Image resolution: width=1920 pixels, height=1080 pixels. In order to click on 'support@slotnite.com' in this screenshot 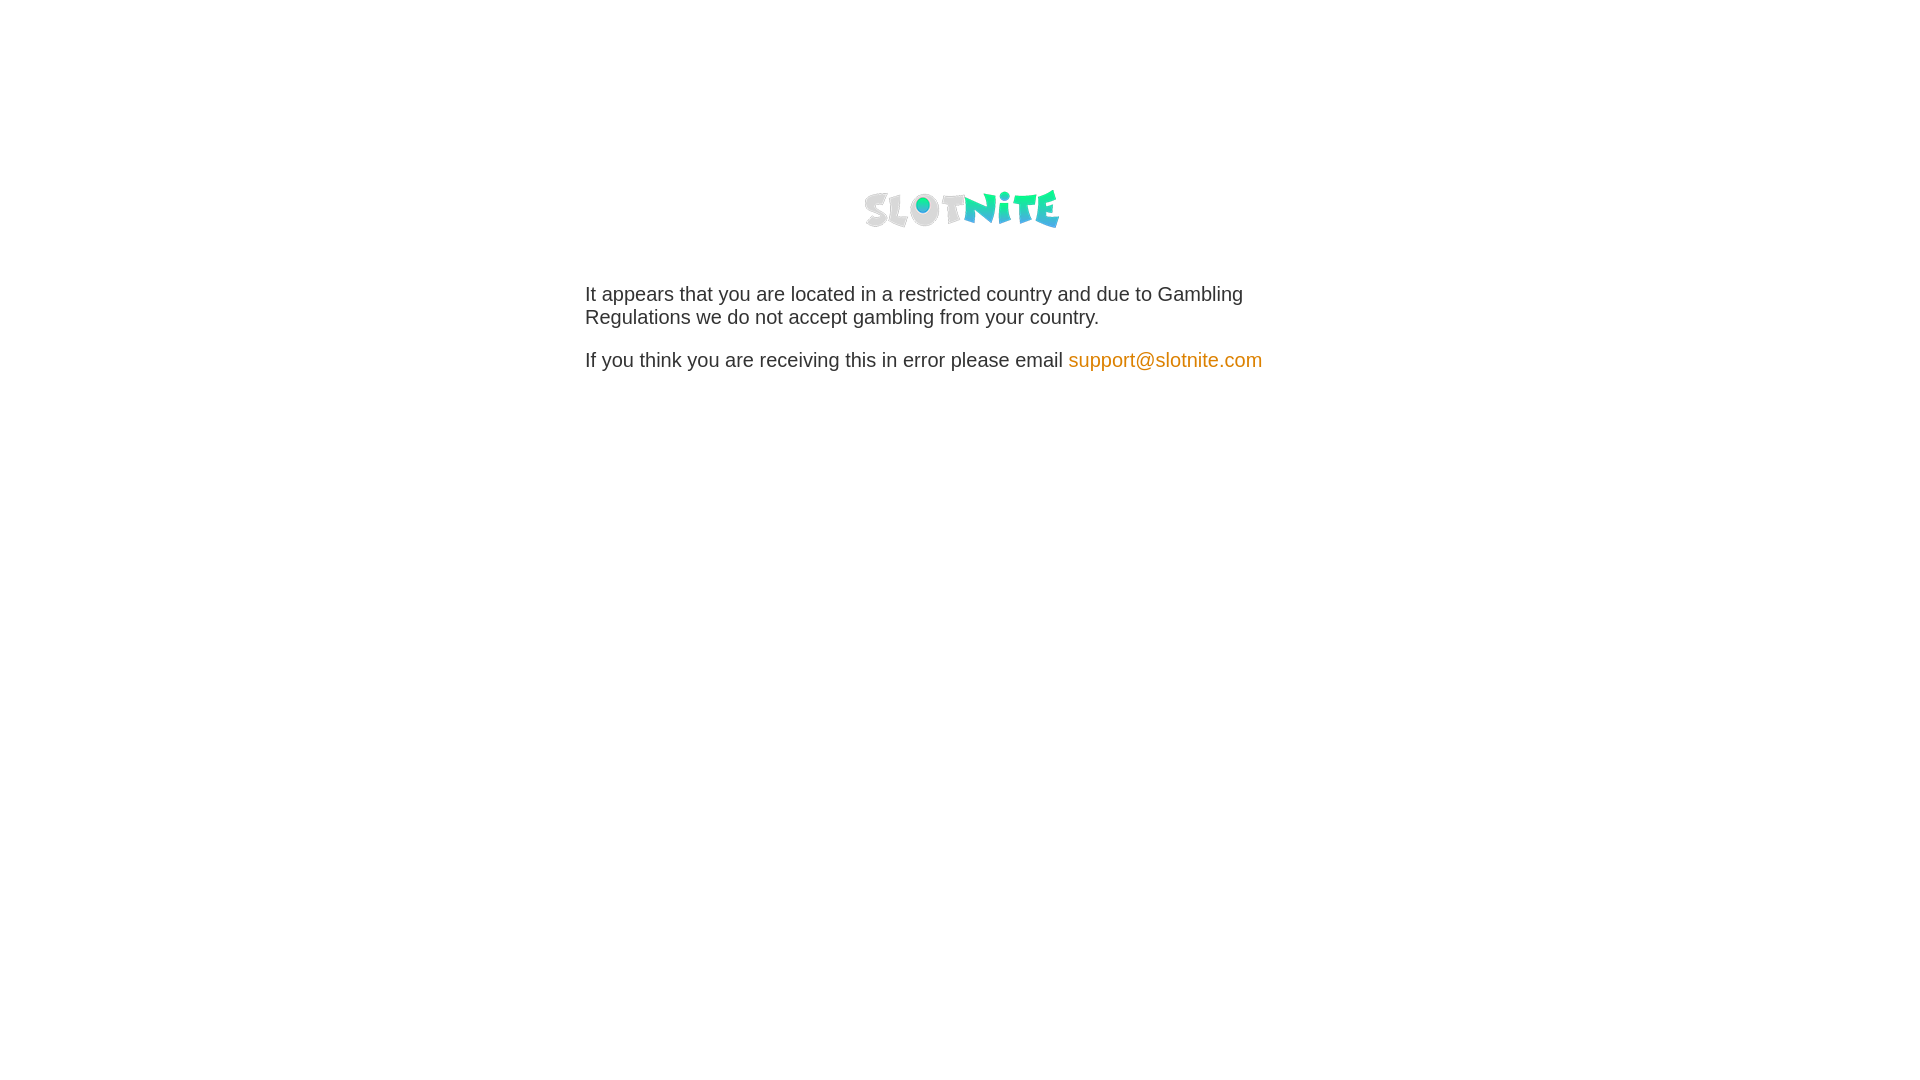, I will do `click(1166, 358)`.